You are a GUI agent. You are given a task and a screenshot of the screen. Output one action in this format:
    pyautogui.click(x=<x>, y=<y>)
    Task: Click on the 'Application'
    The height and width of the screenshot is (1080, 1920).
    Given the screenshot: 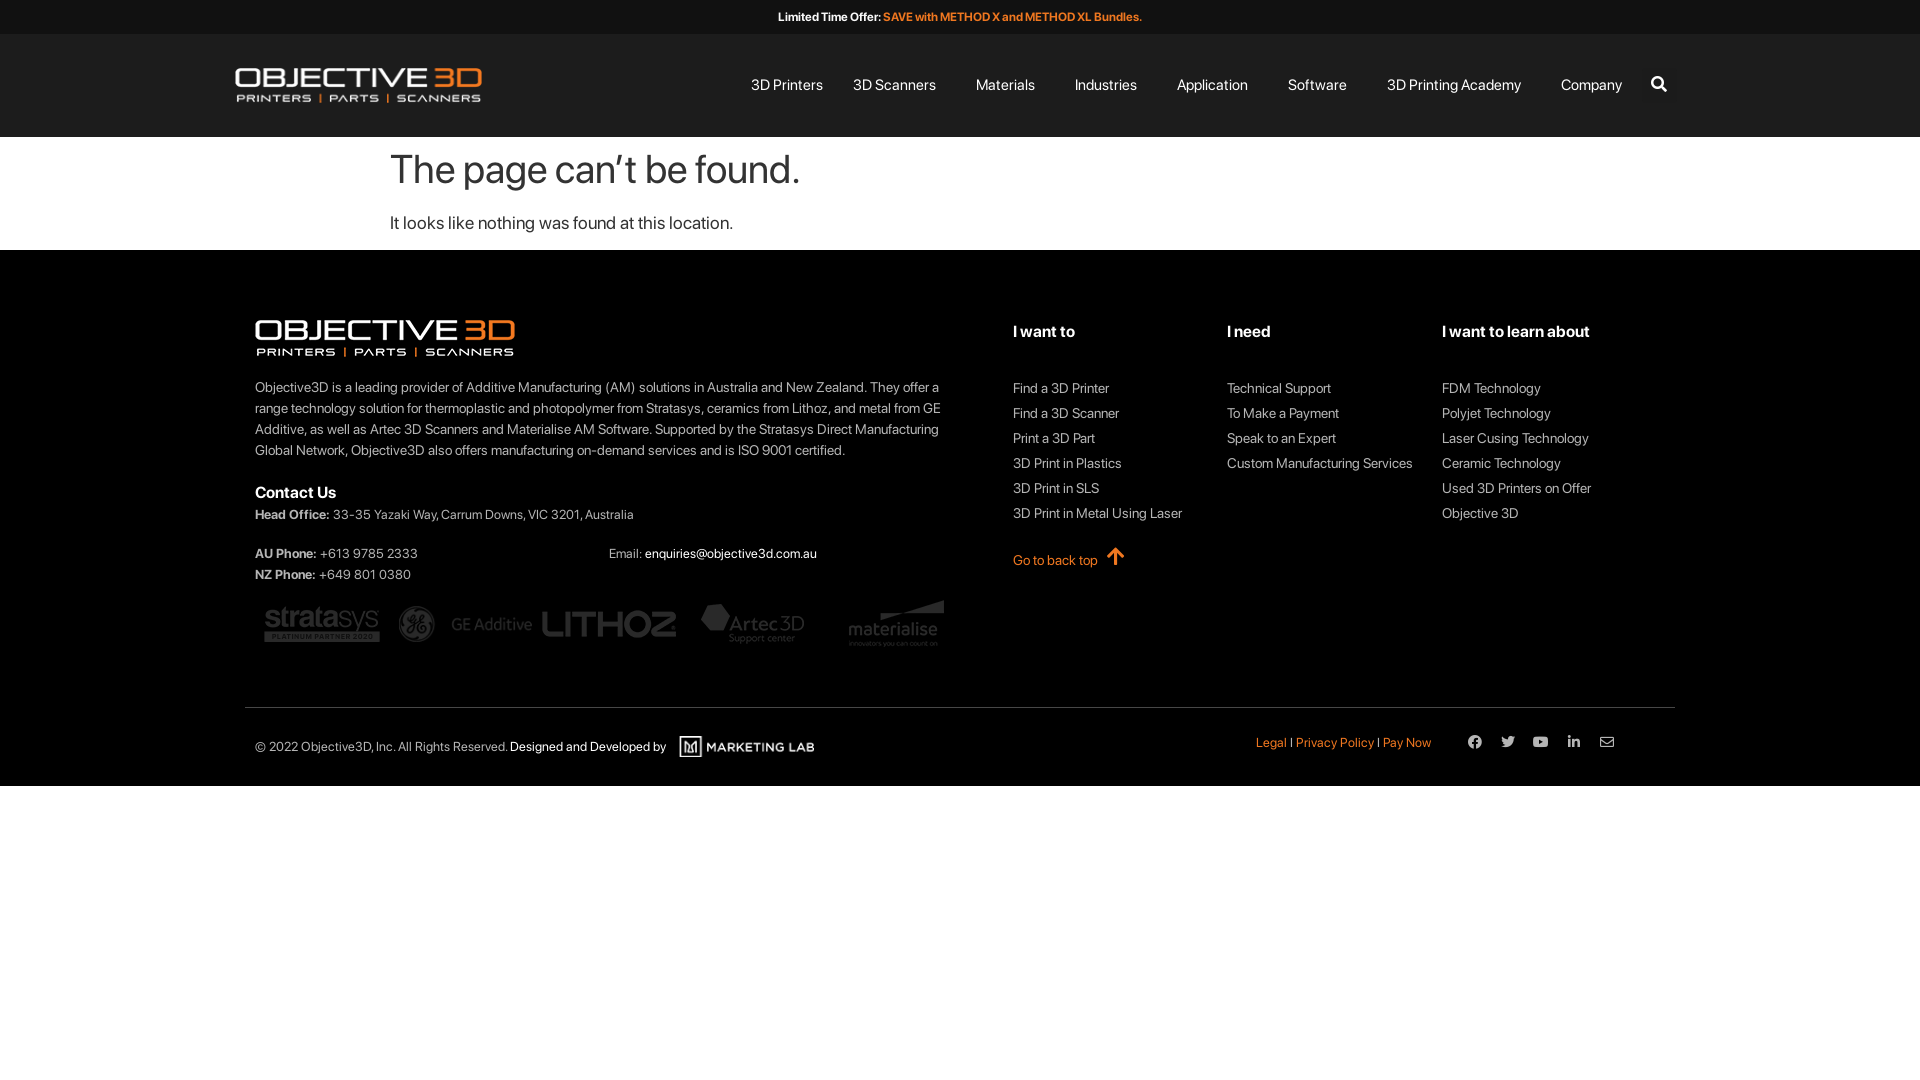 What is the action you would take?
    pyautogui.click(x=1210, y=84)
    